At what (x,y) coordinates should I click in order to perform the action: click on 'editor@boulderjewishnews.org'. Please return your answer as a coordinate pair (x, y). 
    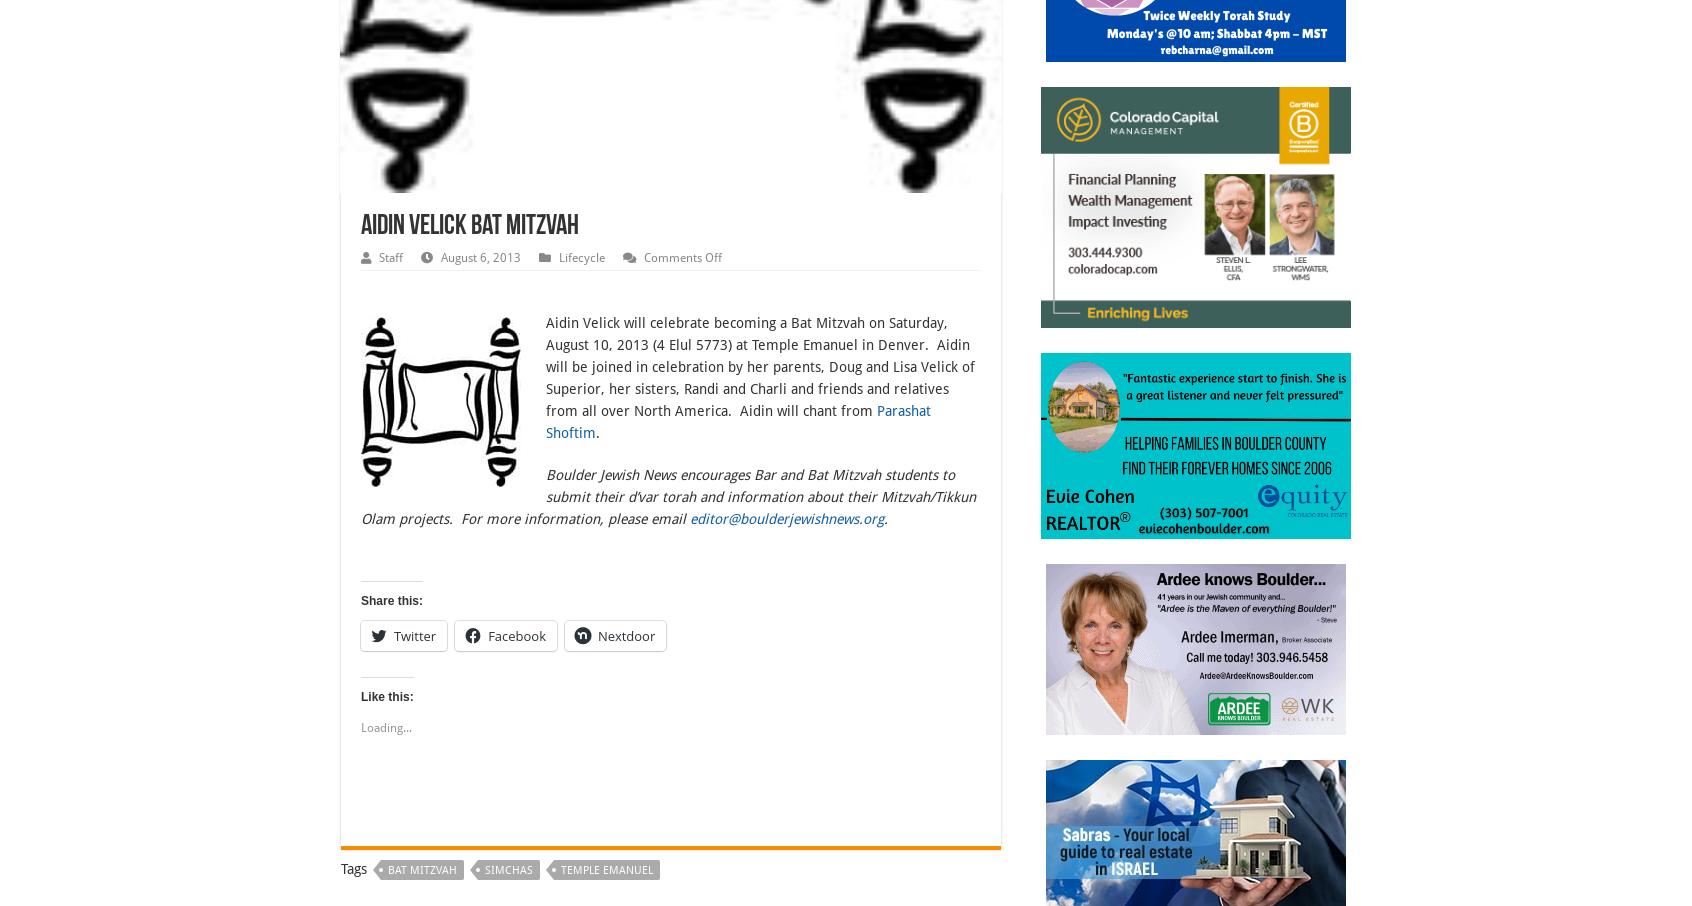
    Looking at the image, I should click on (786, 518).